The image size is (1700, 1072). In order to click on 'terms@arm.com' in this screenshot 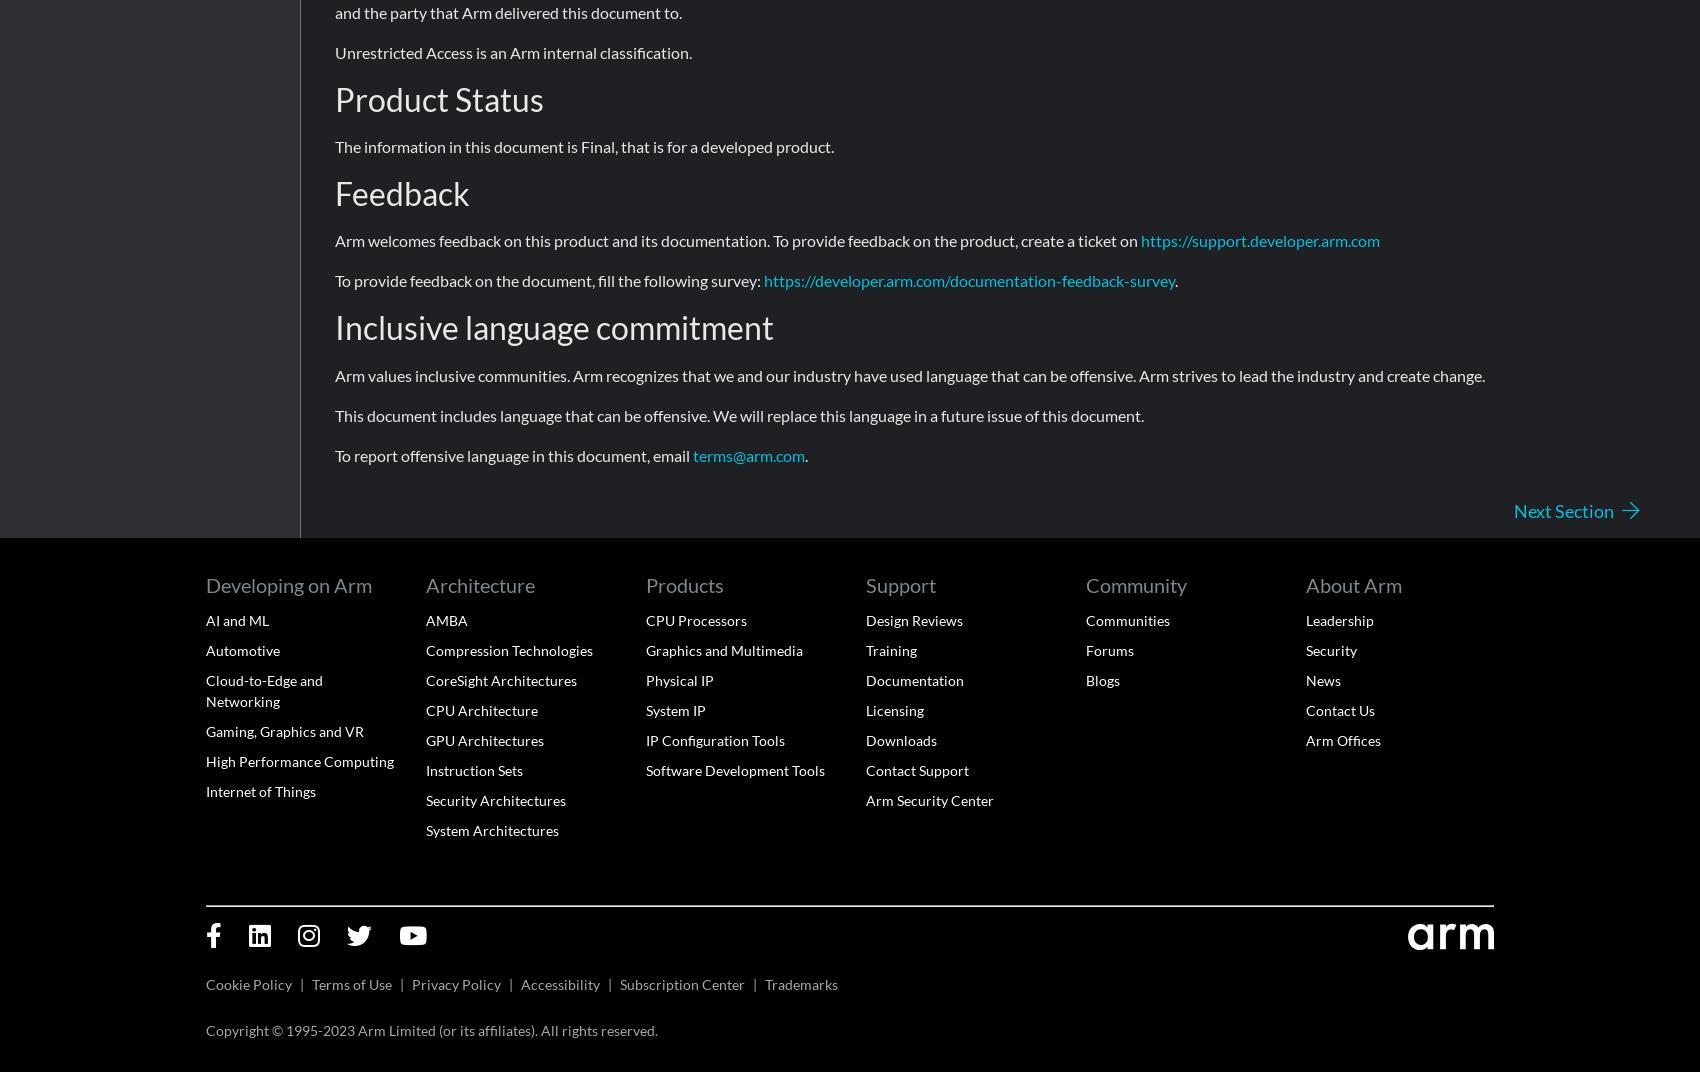, I will do `click(692, 453)`.